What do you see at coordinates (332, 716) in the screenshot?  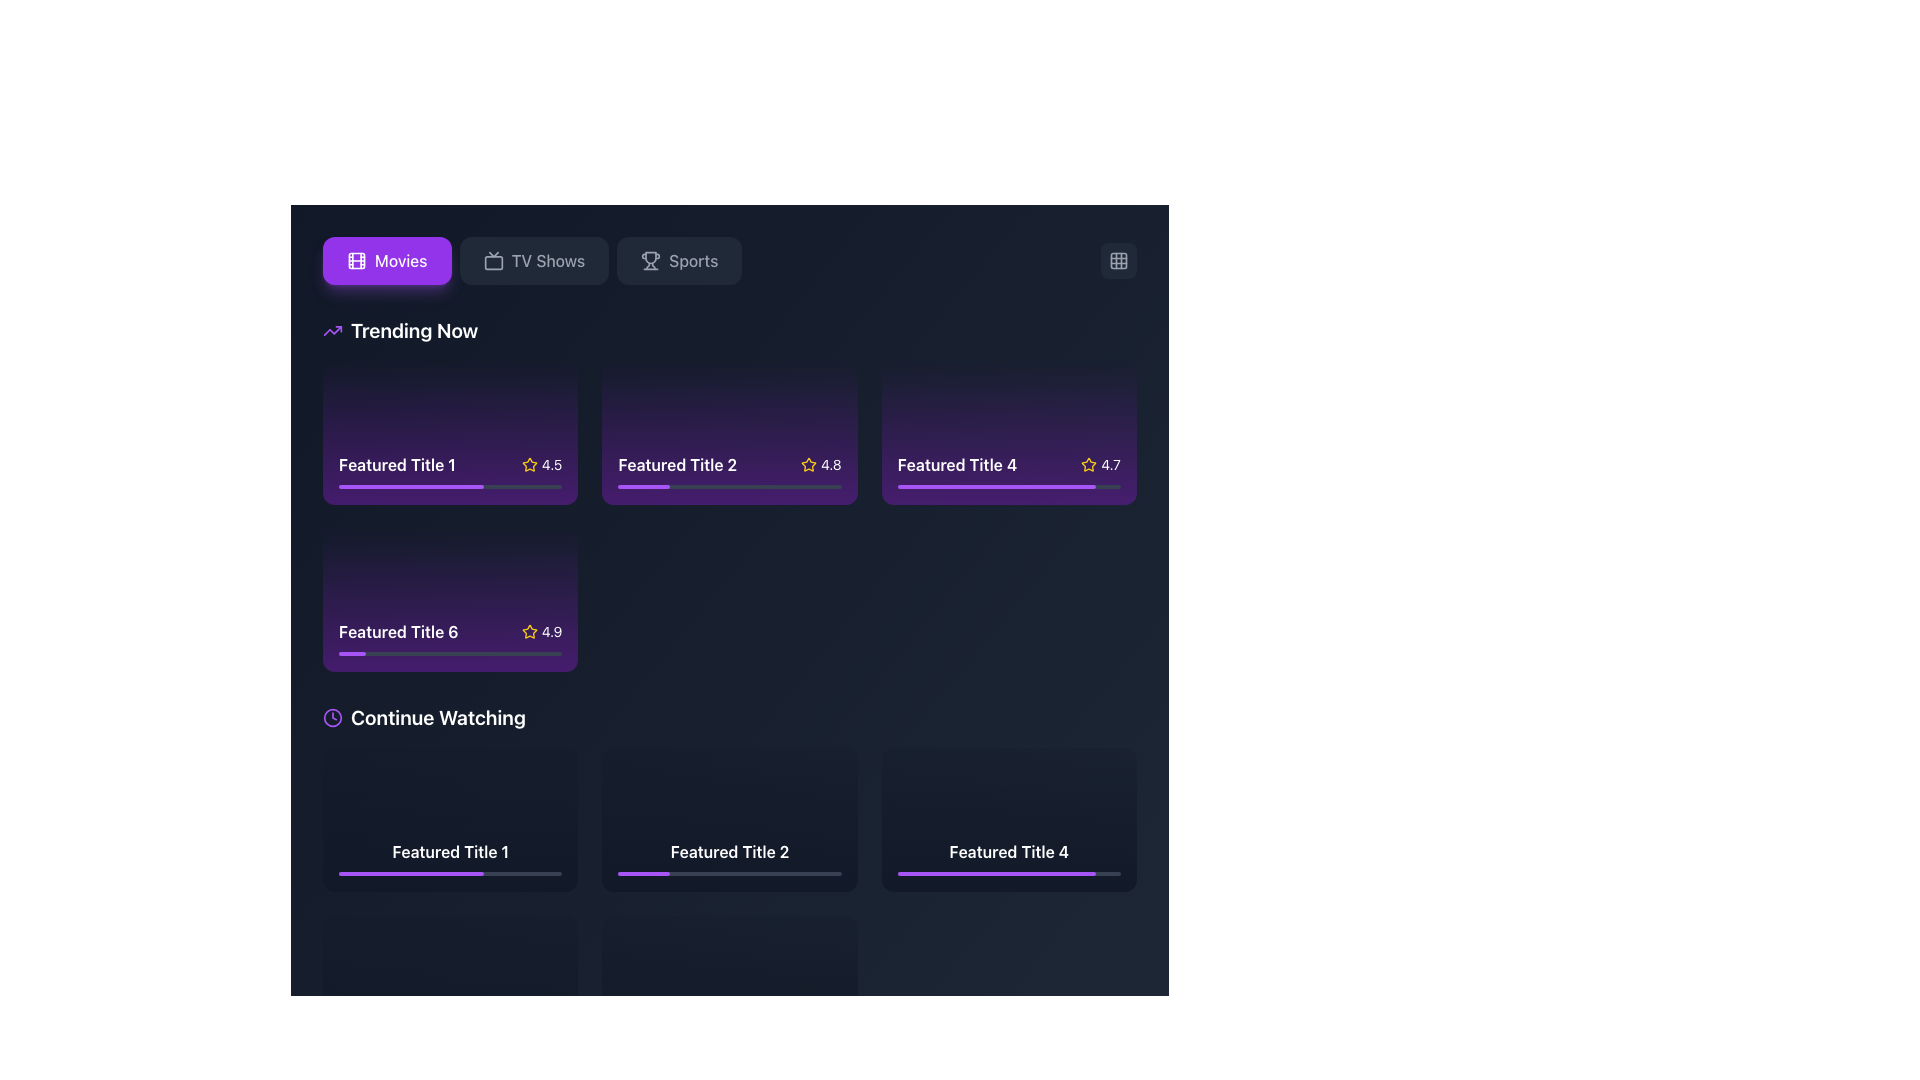 I see `visual cue icon indicating time-related context located to the left of the 'Continue Watching' text in the video streaming interface` at bounding box center [332, 716].